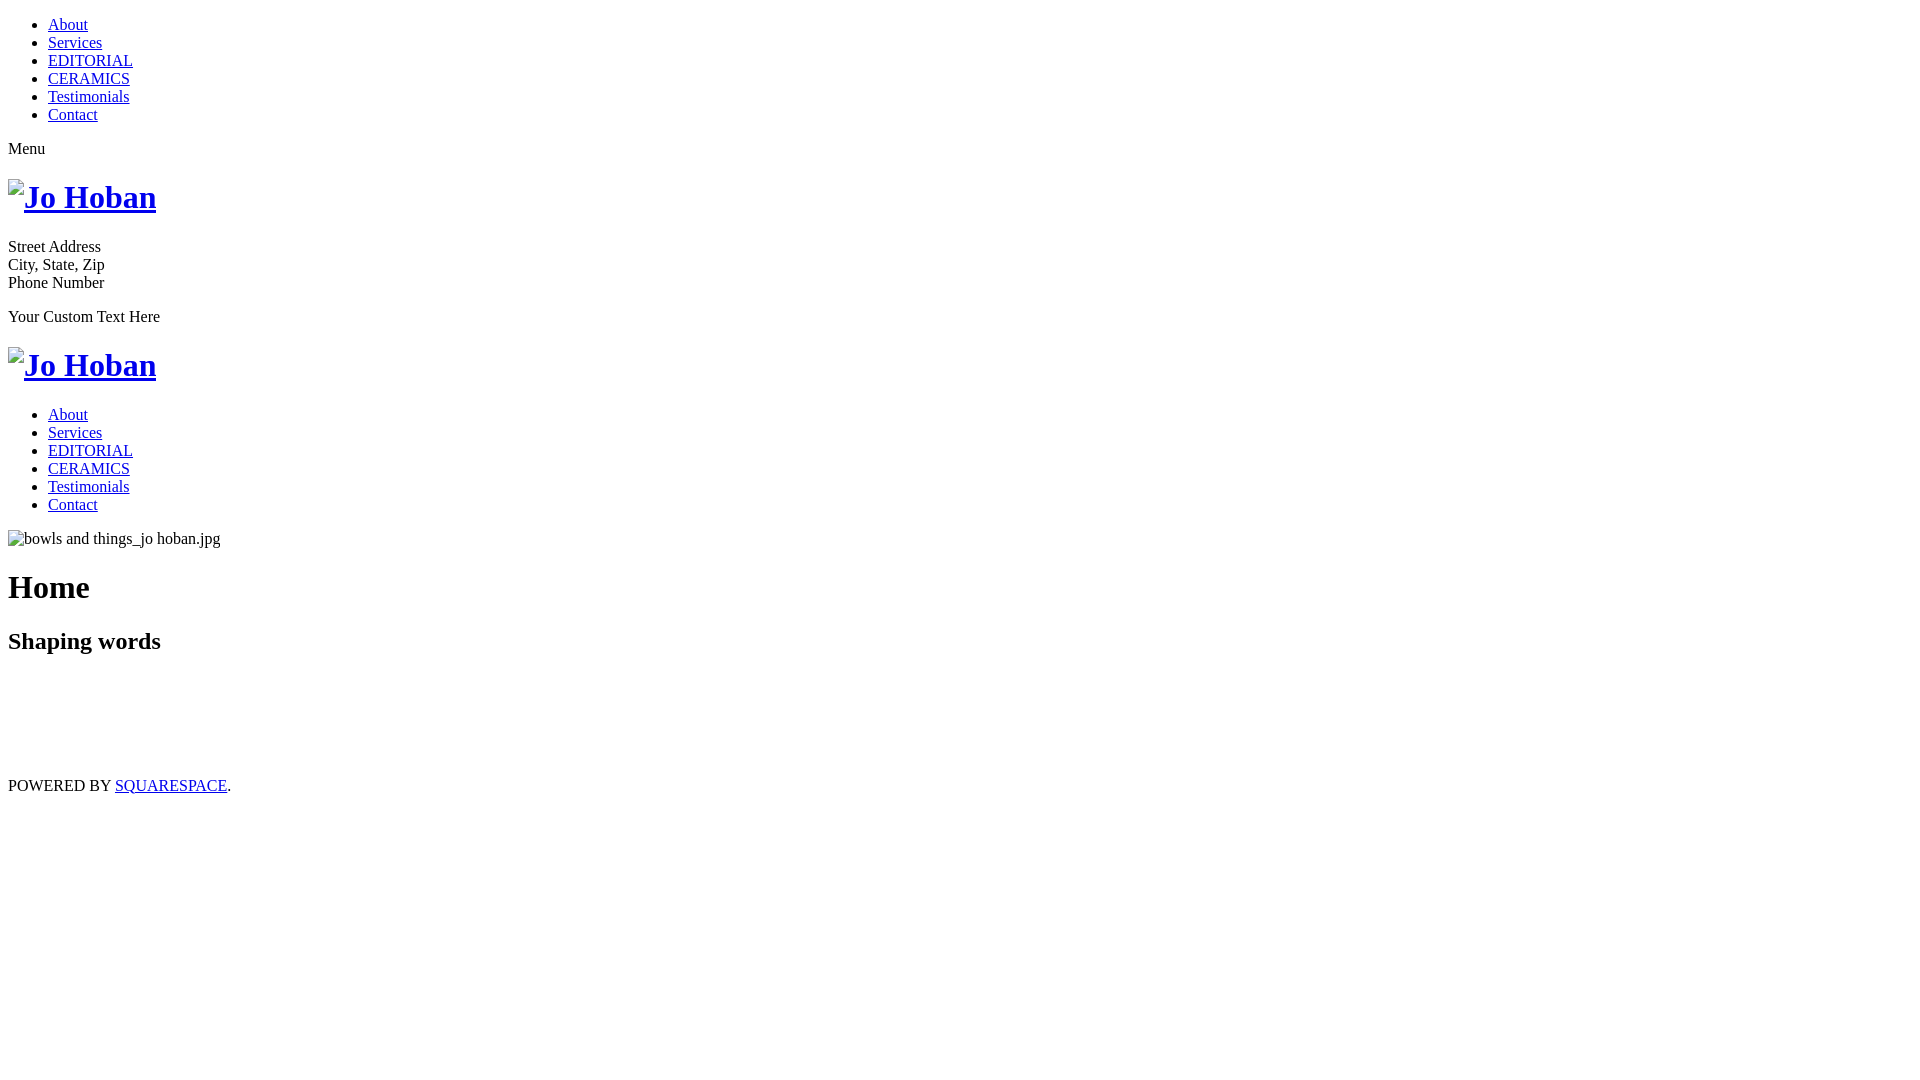 This screenshot has height=1080, width=1920. Describe the element at coordinates (48, 114) in the screenshot. I see `'Contact'` at that location.